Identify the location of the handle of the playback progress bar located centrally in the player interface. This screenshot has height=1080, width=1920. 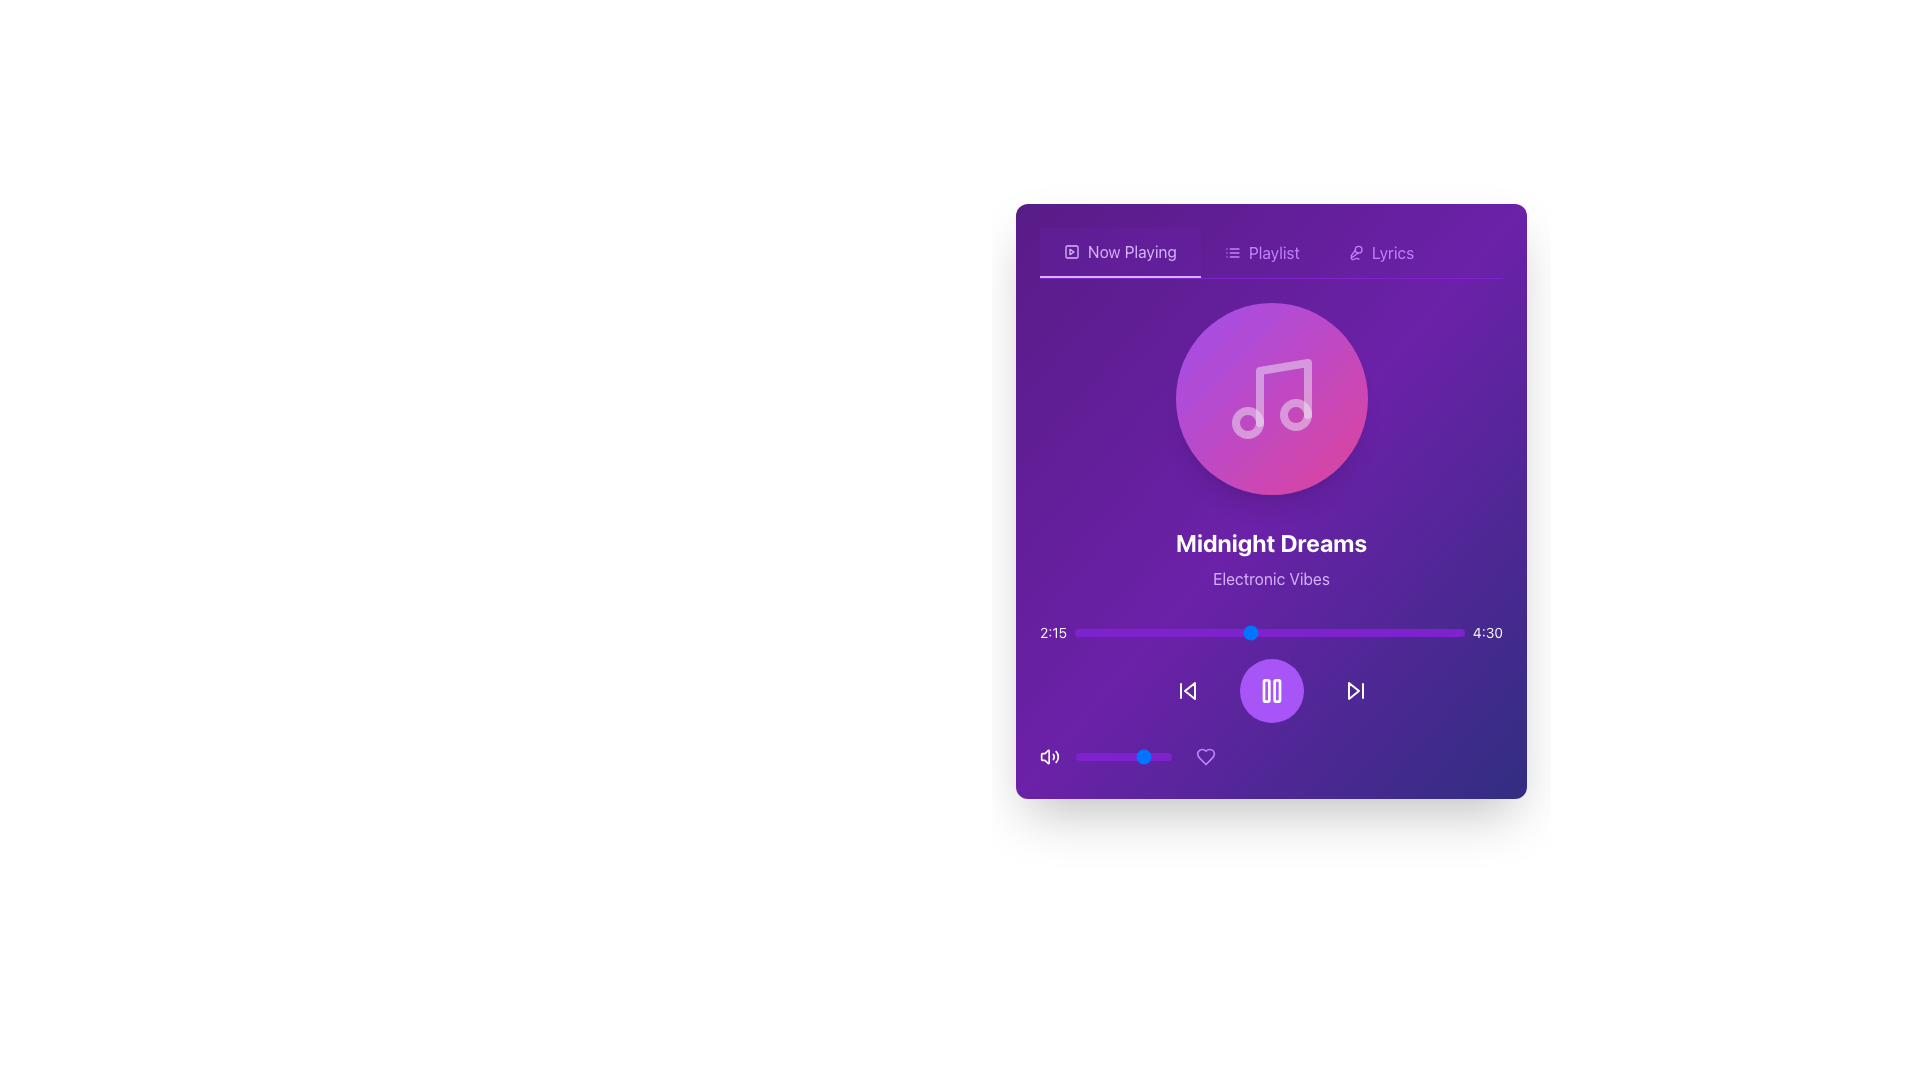
(1270, 632).